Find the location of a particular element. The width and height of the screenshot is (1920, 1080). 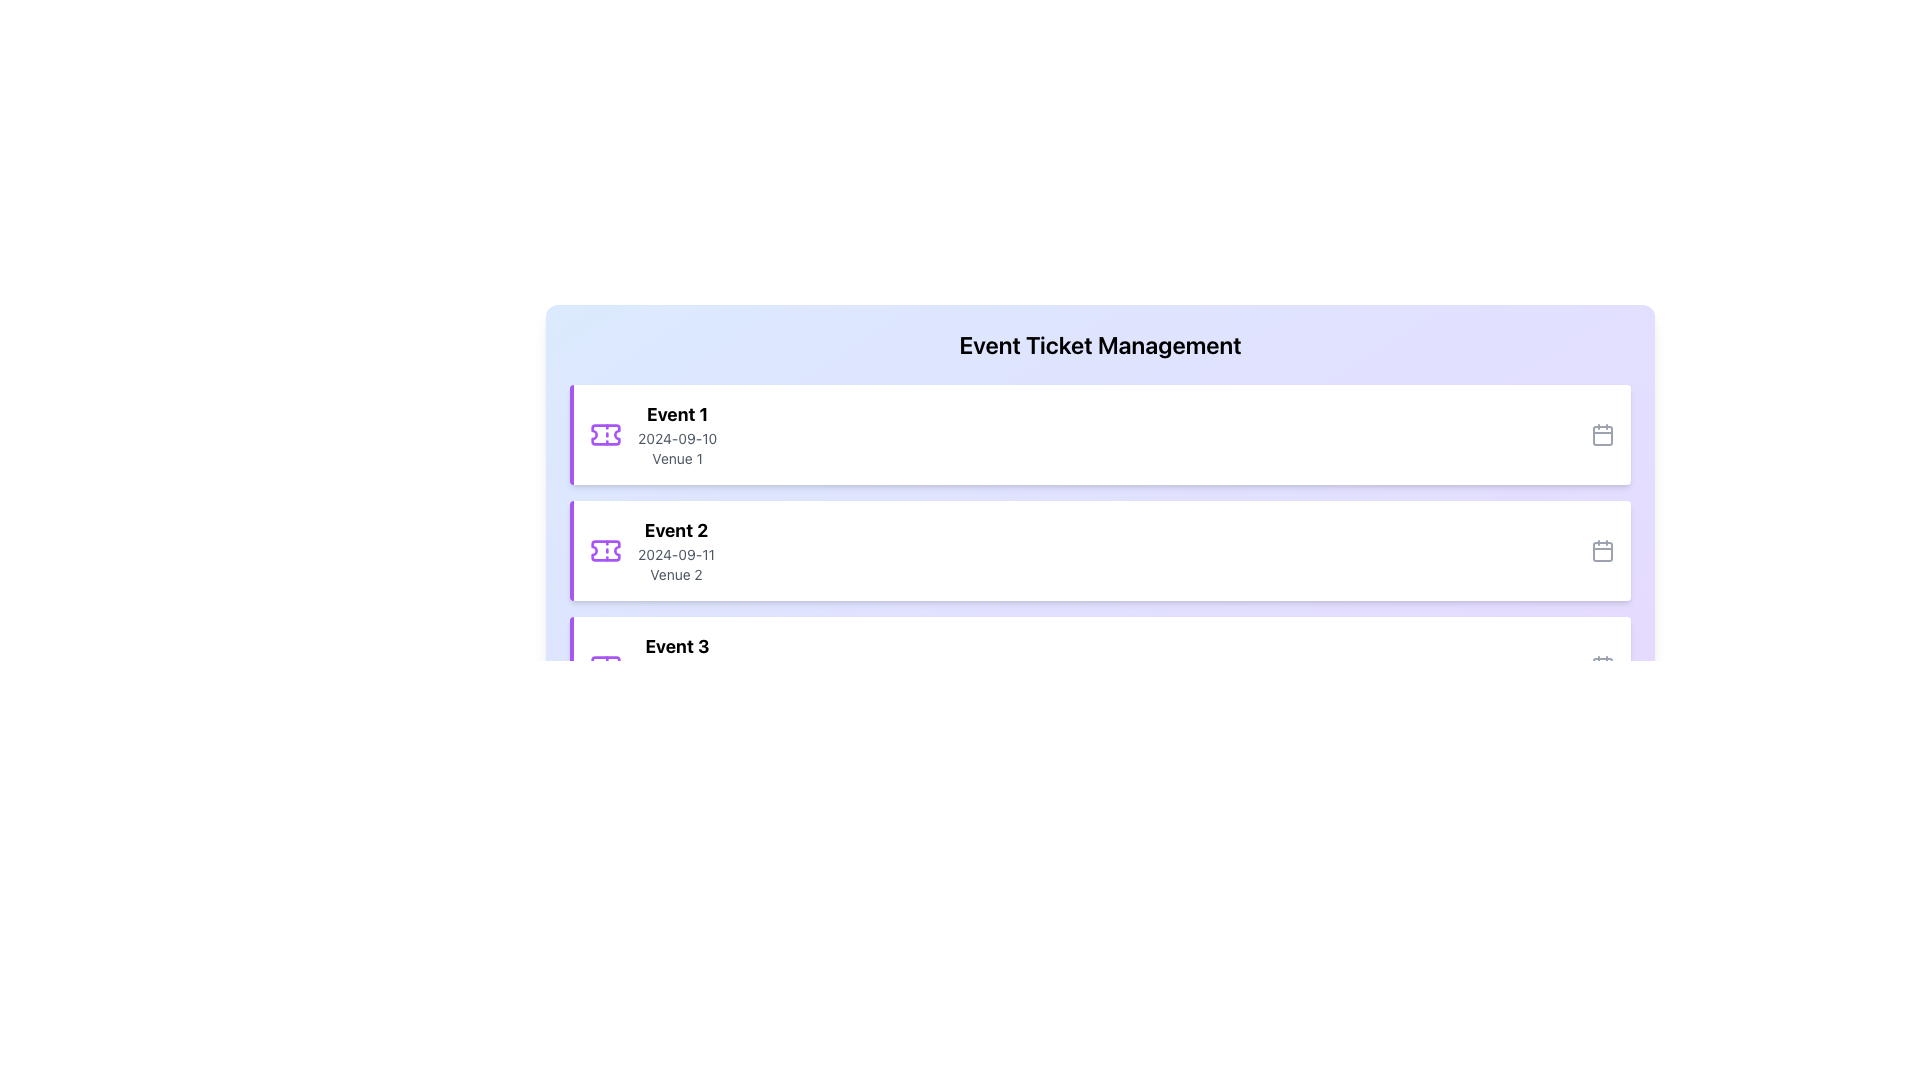

the smaller, solid square within the minimalist SVG calendar icon located next to the right edge of the event information card for 'Event 1' is located at coordinates (1603, 434).